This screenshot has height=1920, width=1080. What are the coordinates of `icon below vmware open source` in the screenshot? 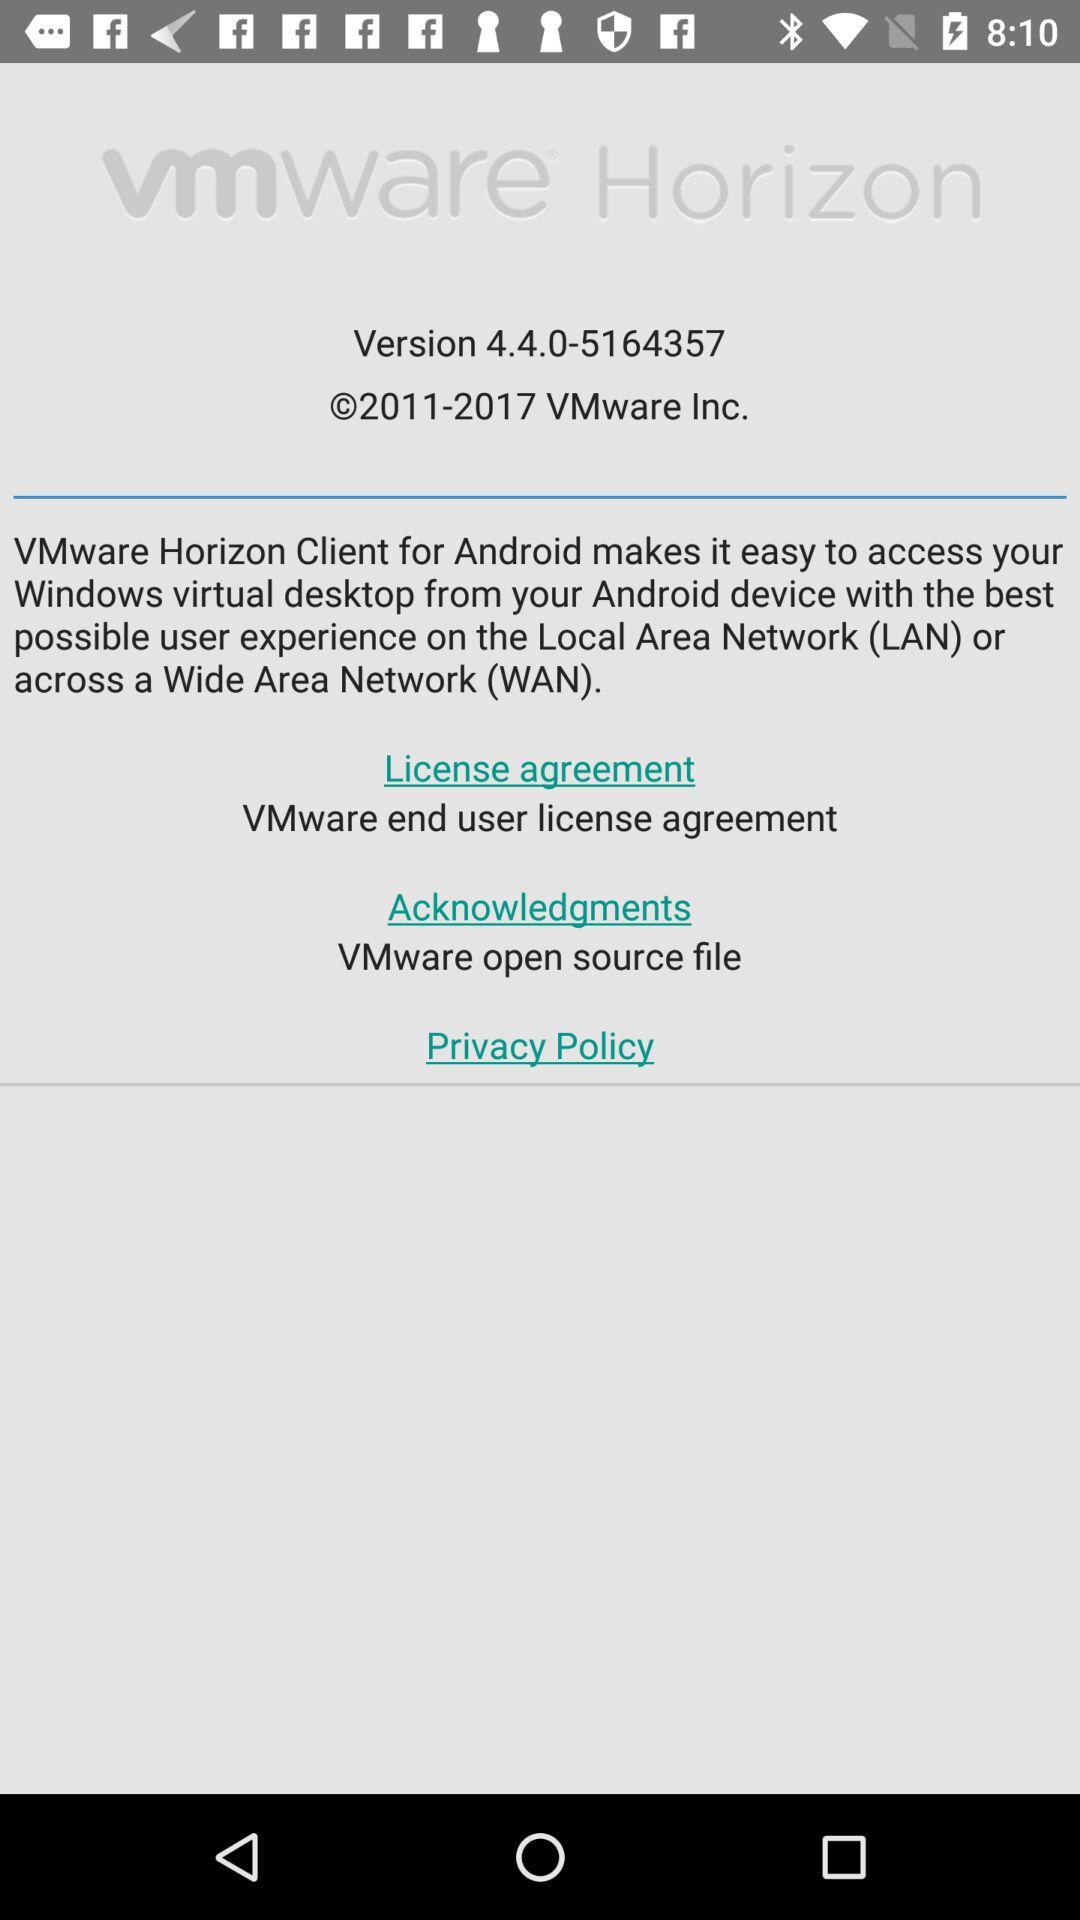 It's located at (540, 1043).